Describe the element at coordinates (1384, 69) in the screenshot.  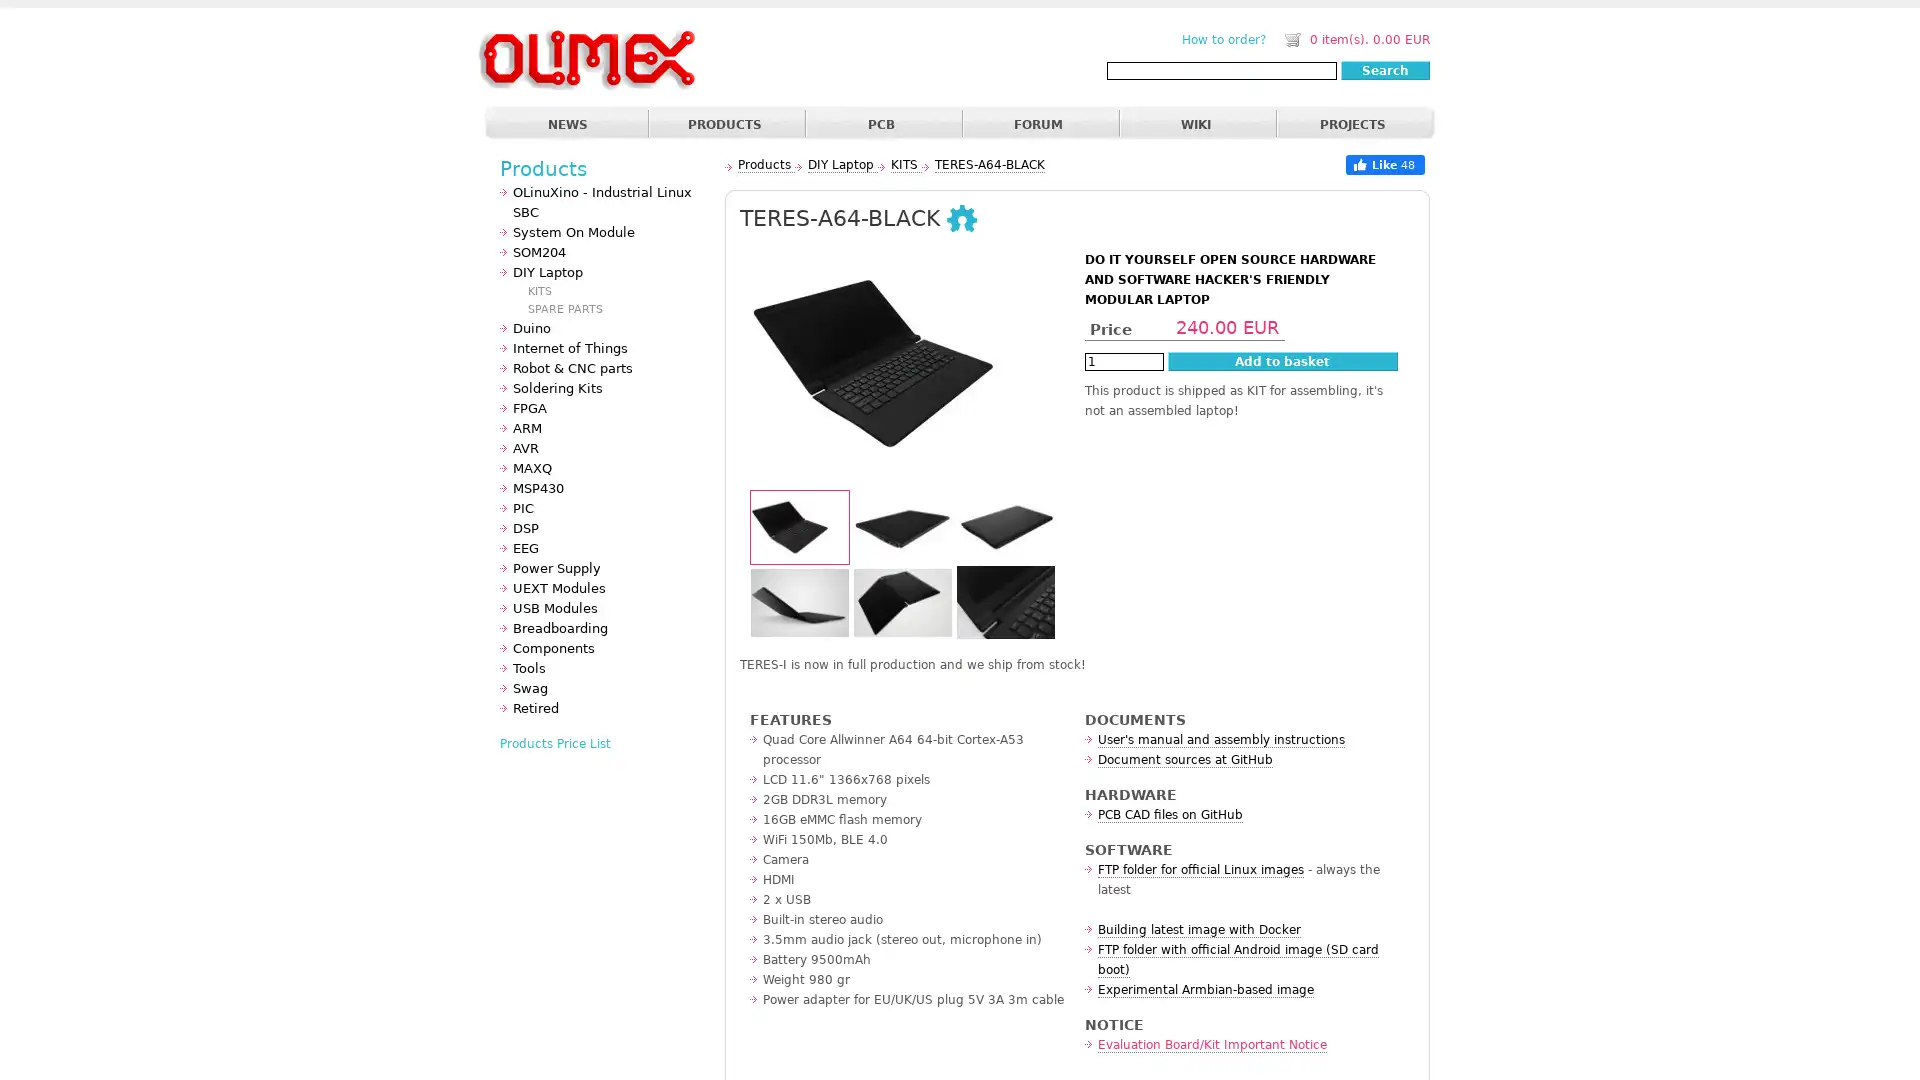
I see `Search` at that location.